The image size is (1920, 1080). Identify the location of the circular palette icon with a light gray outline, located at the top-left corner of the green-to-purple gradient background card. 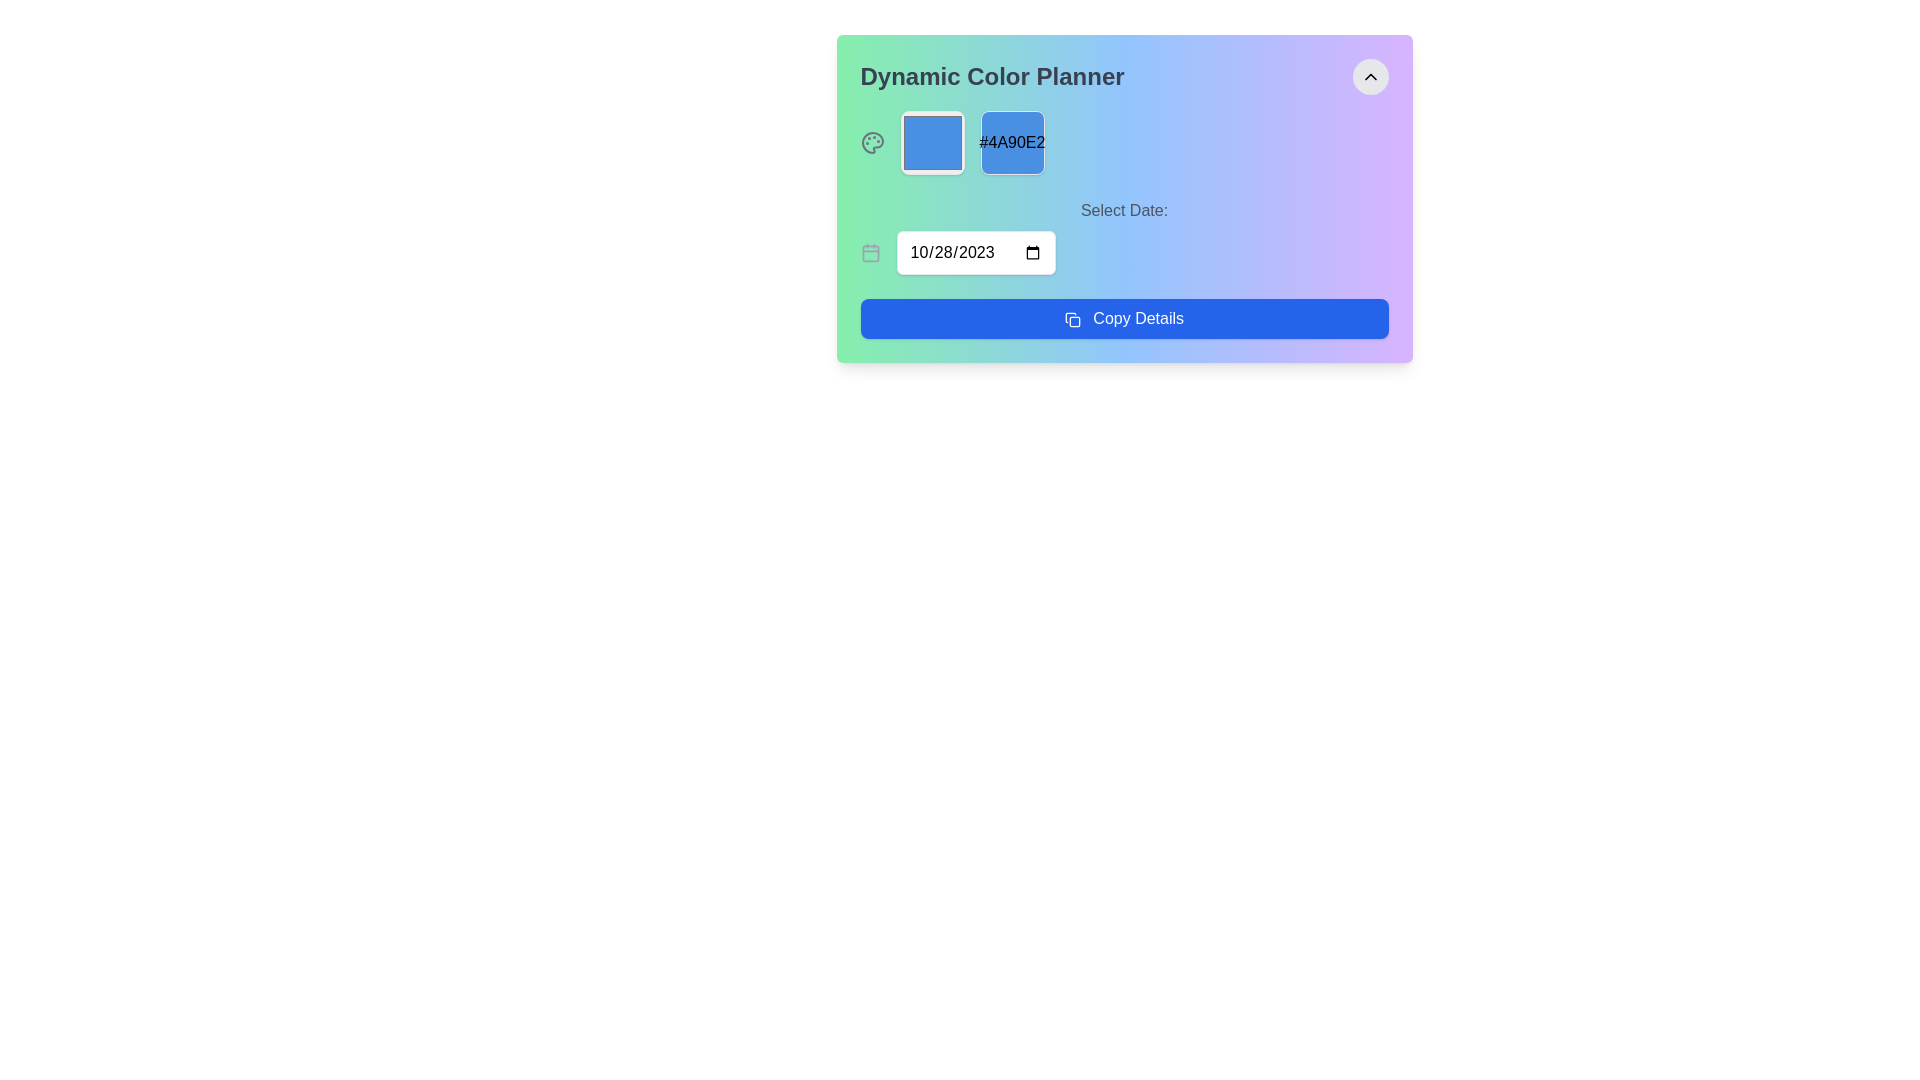
(872, 141).